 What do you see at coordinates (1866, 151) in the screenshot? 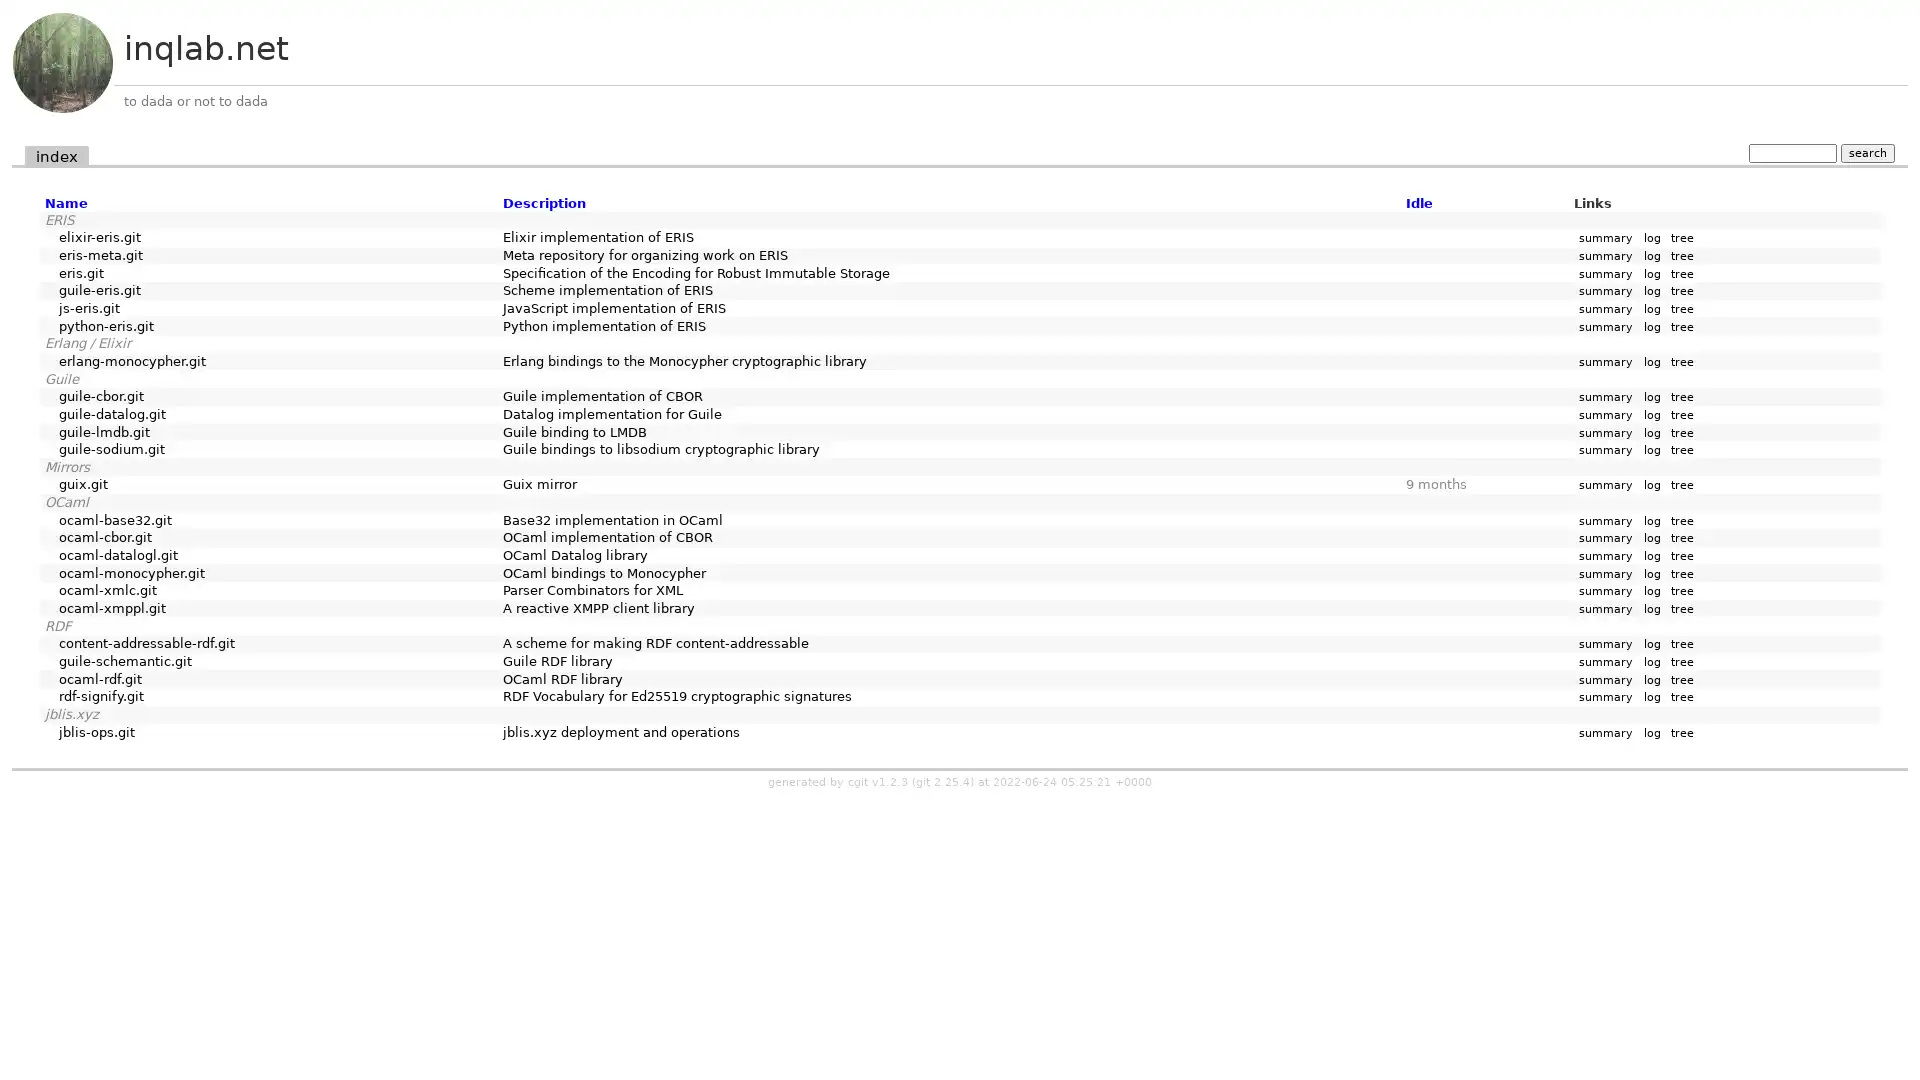
I see `search` at bounding box center [1866, 151].